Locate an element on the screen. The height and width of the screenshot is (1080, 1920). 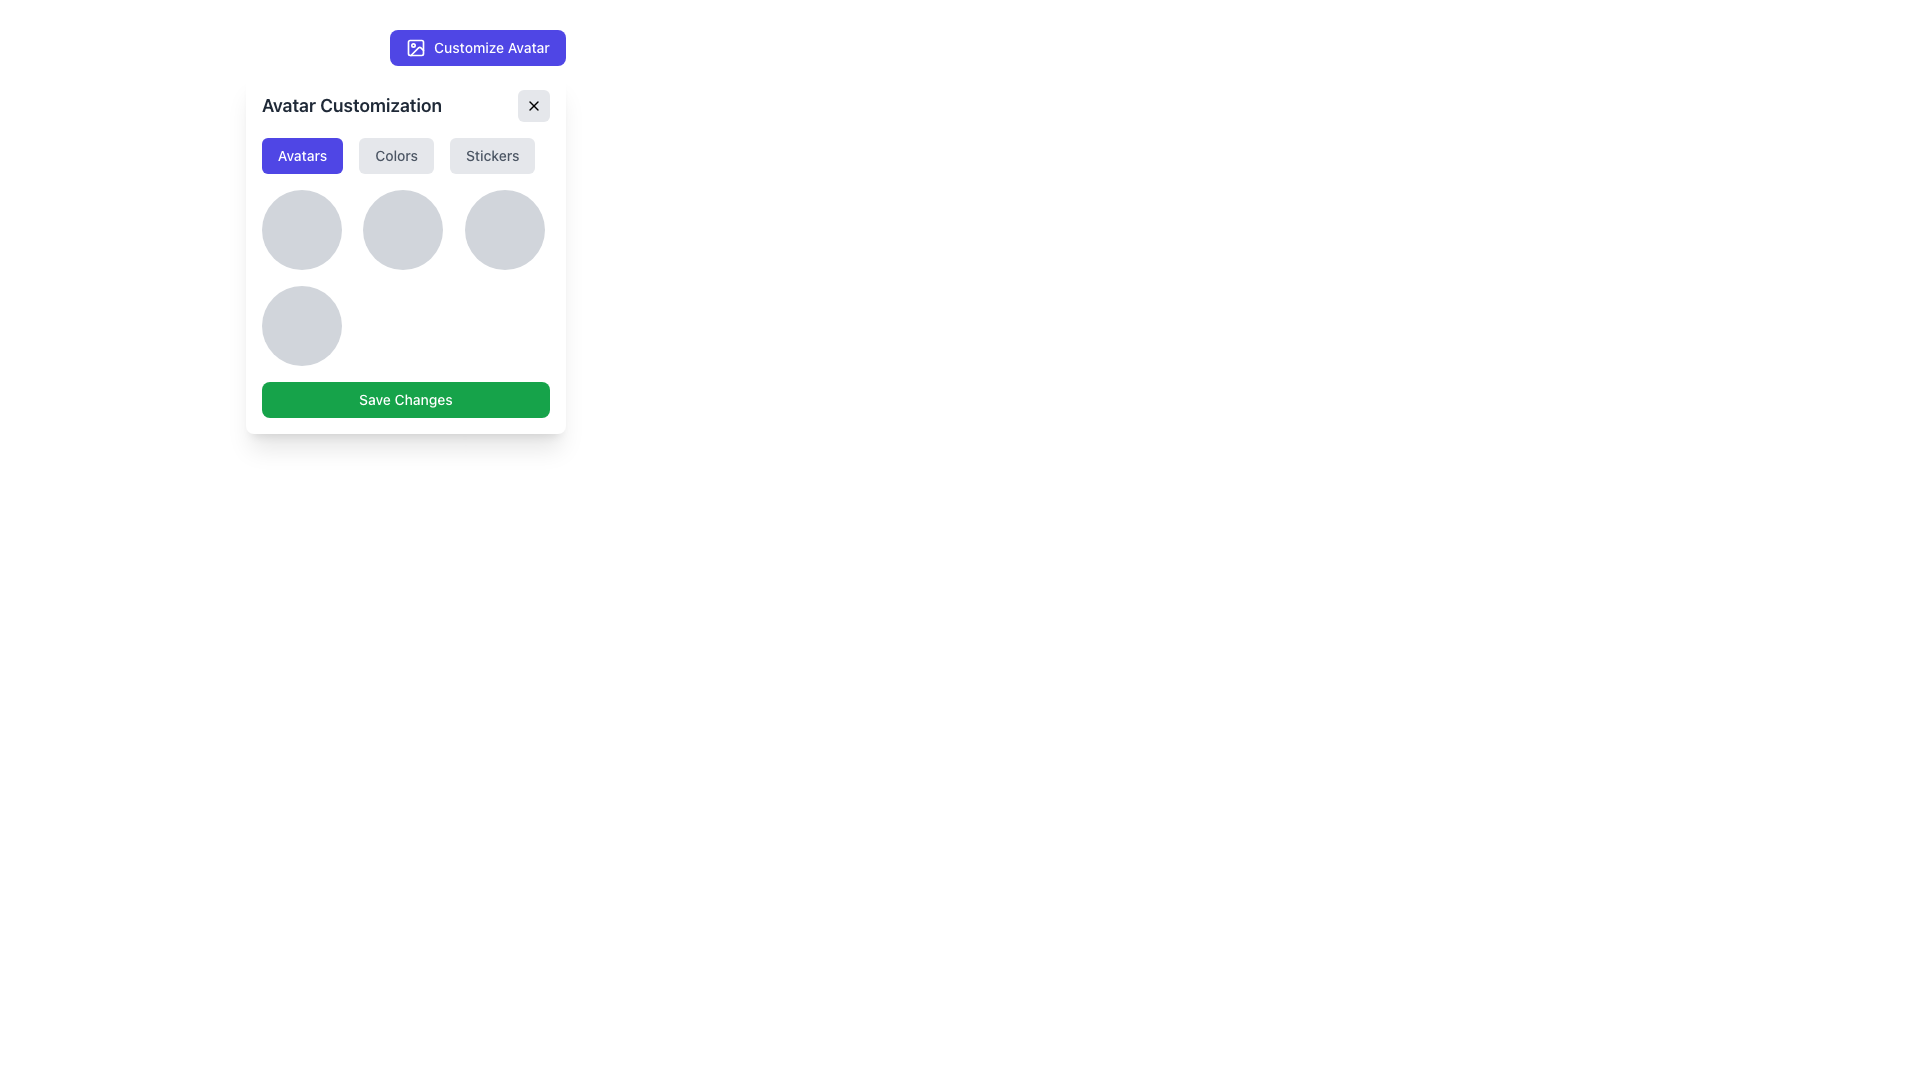
the 'Stickers' button for keyboard navigation is located at coordinates (492, 154).